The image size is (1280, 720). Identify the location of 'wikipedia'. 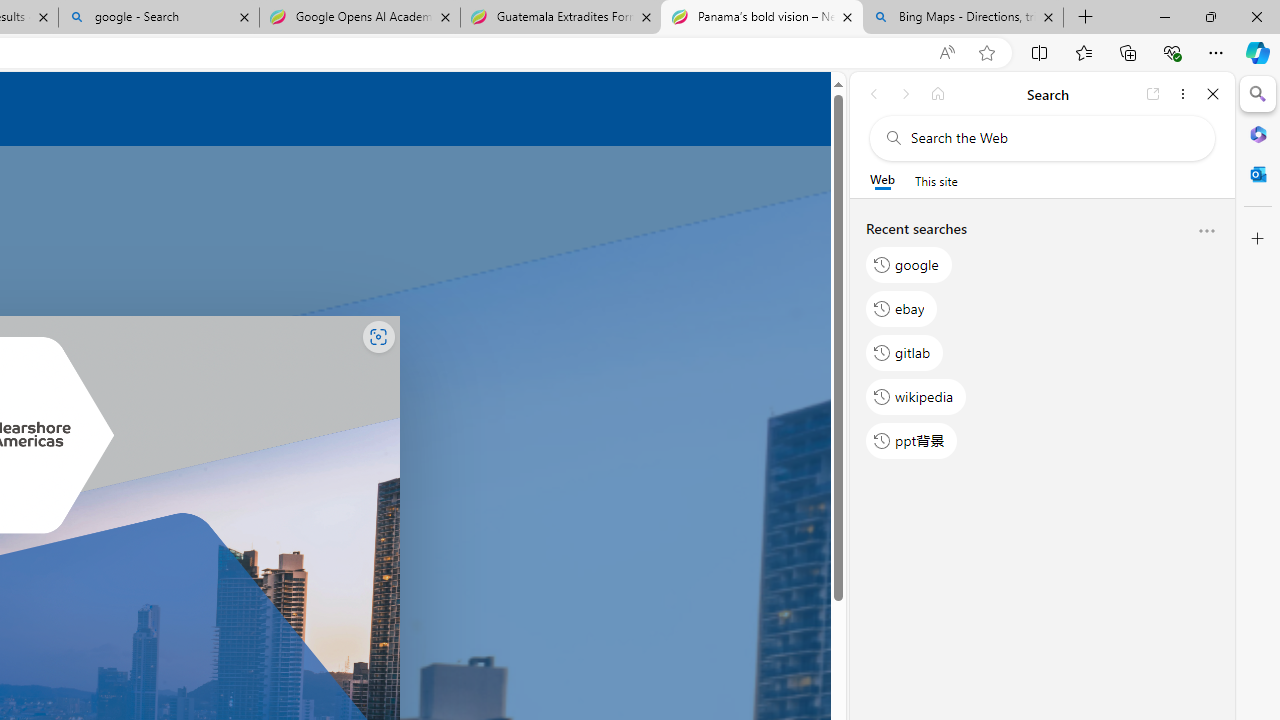
(915, 396).